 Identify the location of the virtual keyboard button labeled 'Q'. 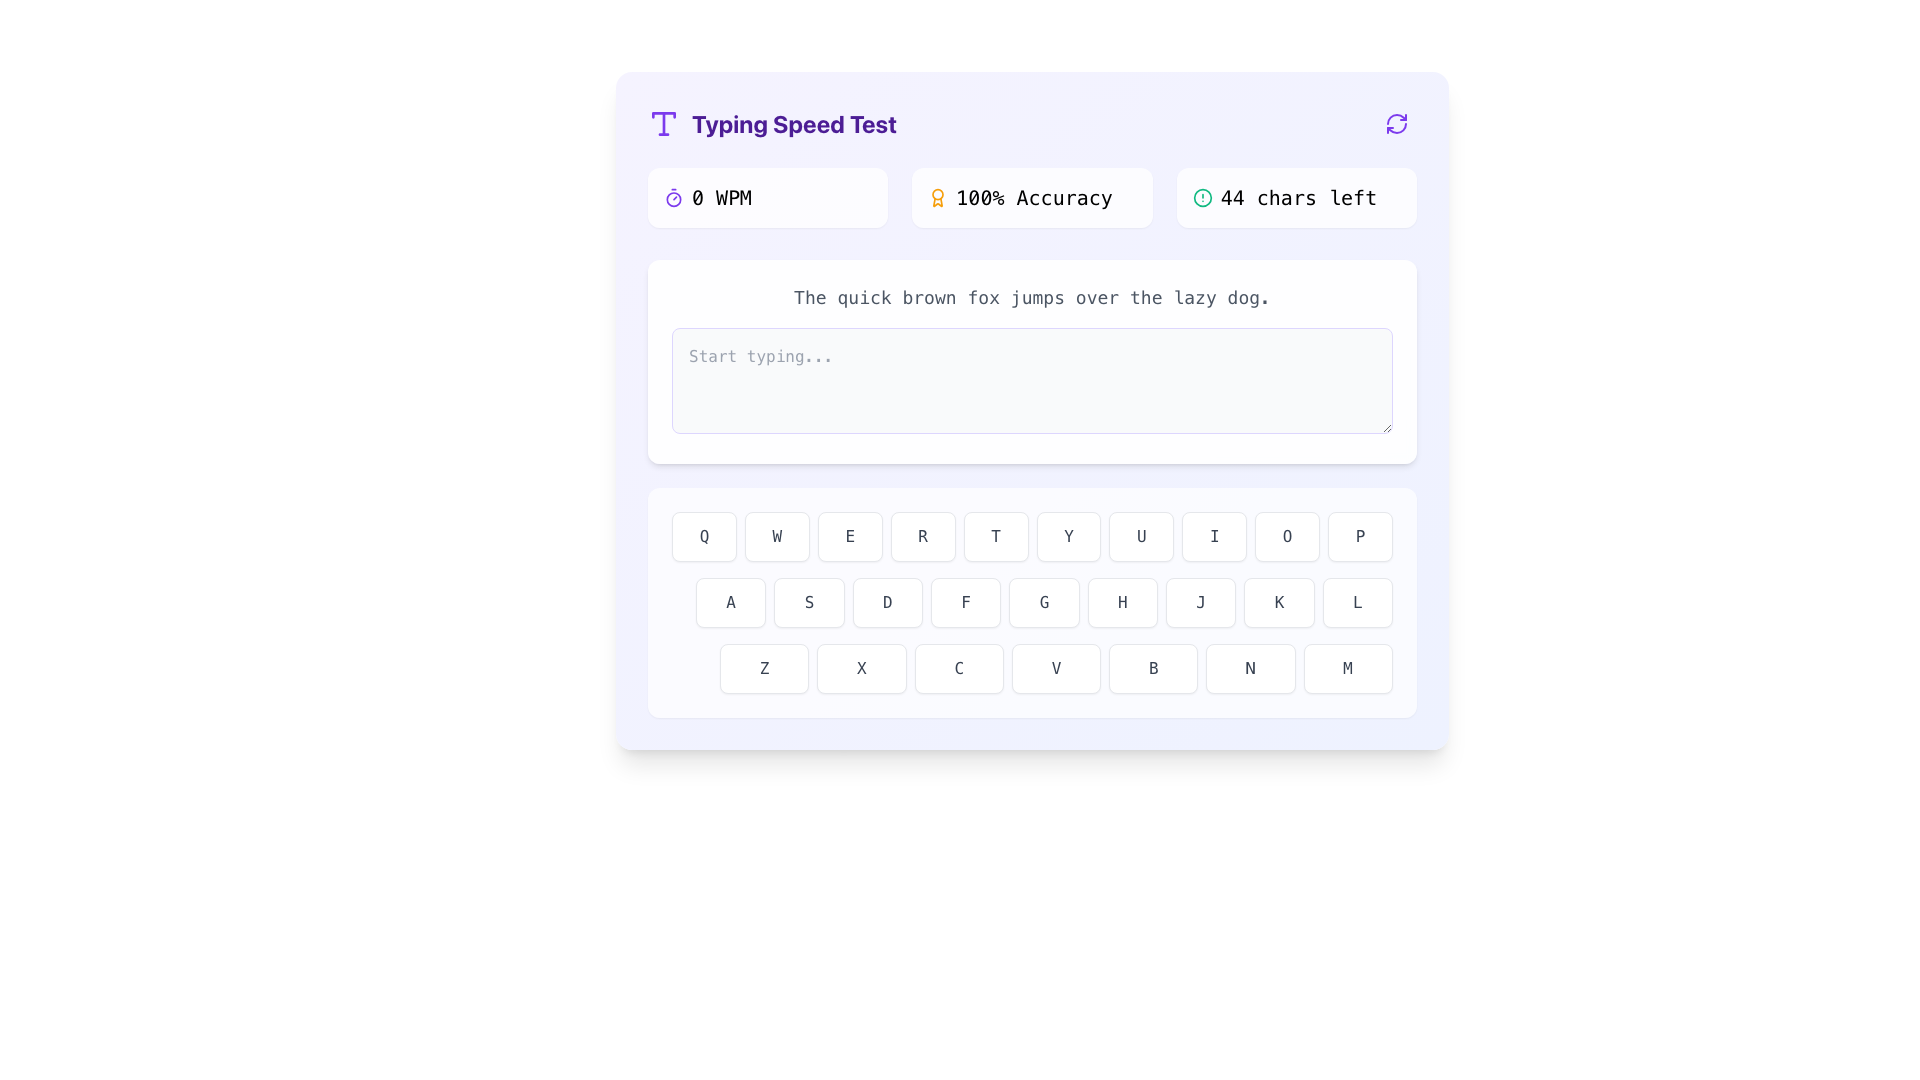
(704, 535).